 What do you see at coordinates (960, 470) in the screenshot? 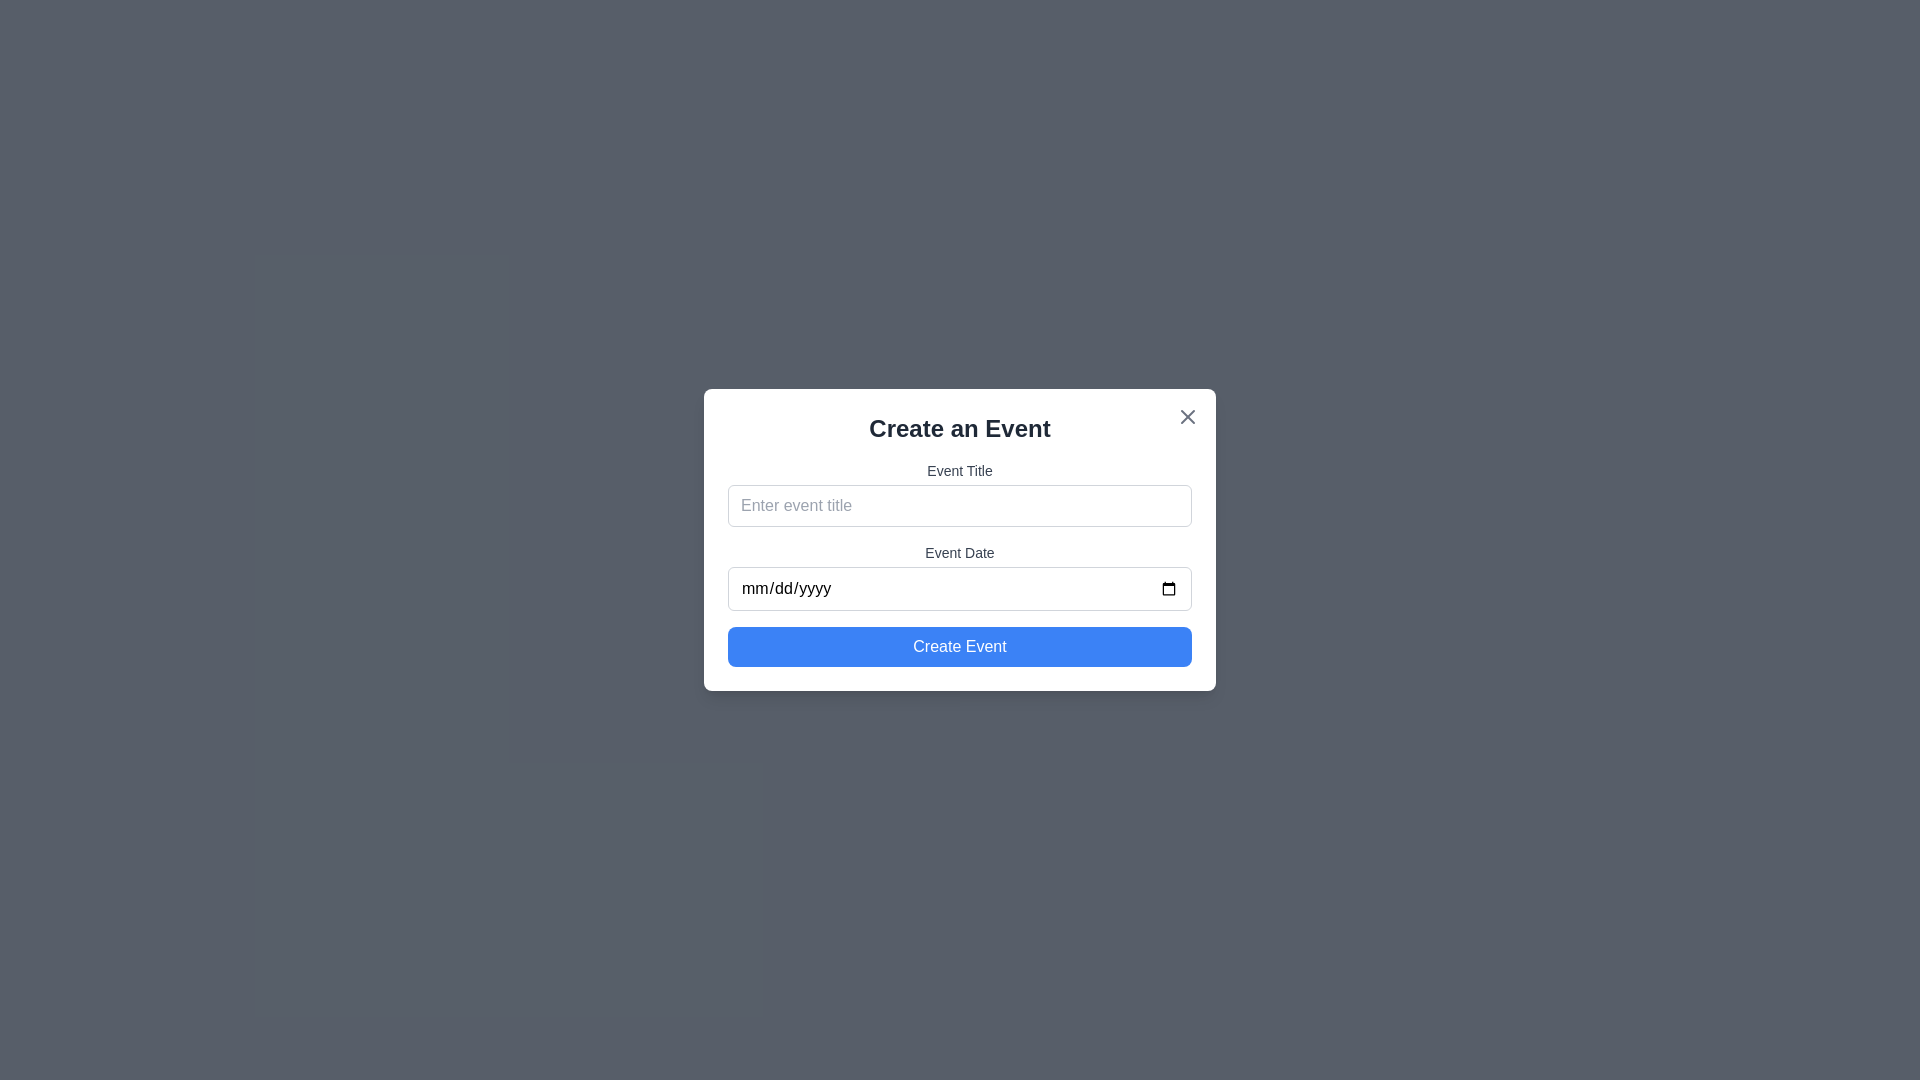
I see `the label indicating 'Enter event title' for the input field beneath it in the 'Create an Event' form interface` at bounding box center [960, 470].